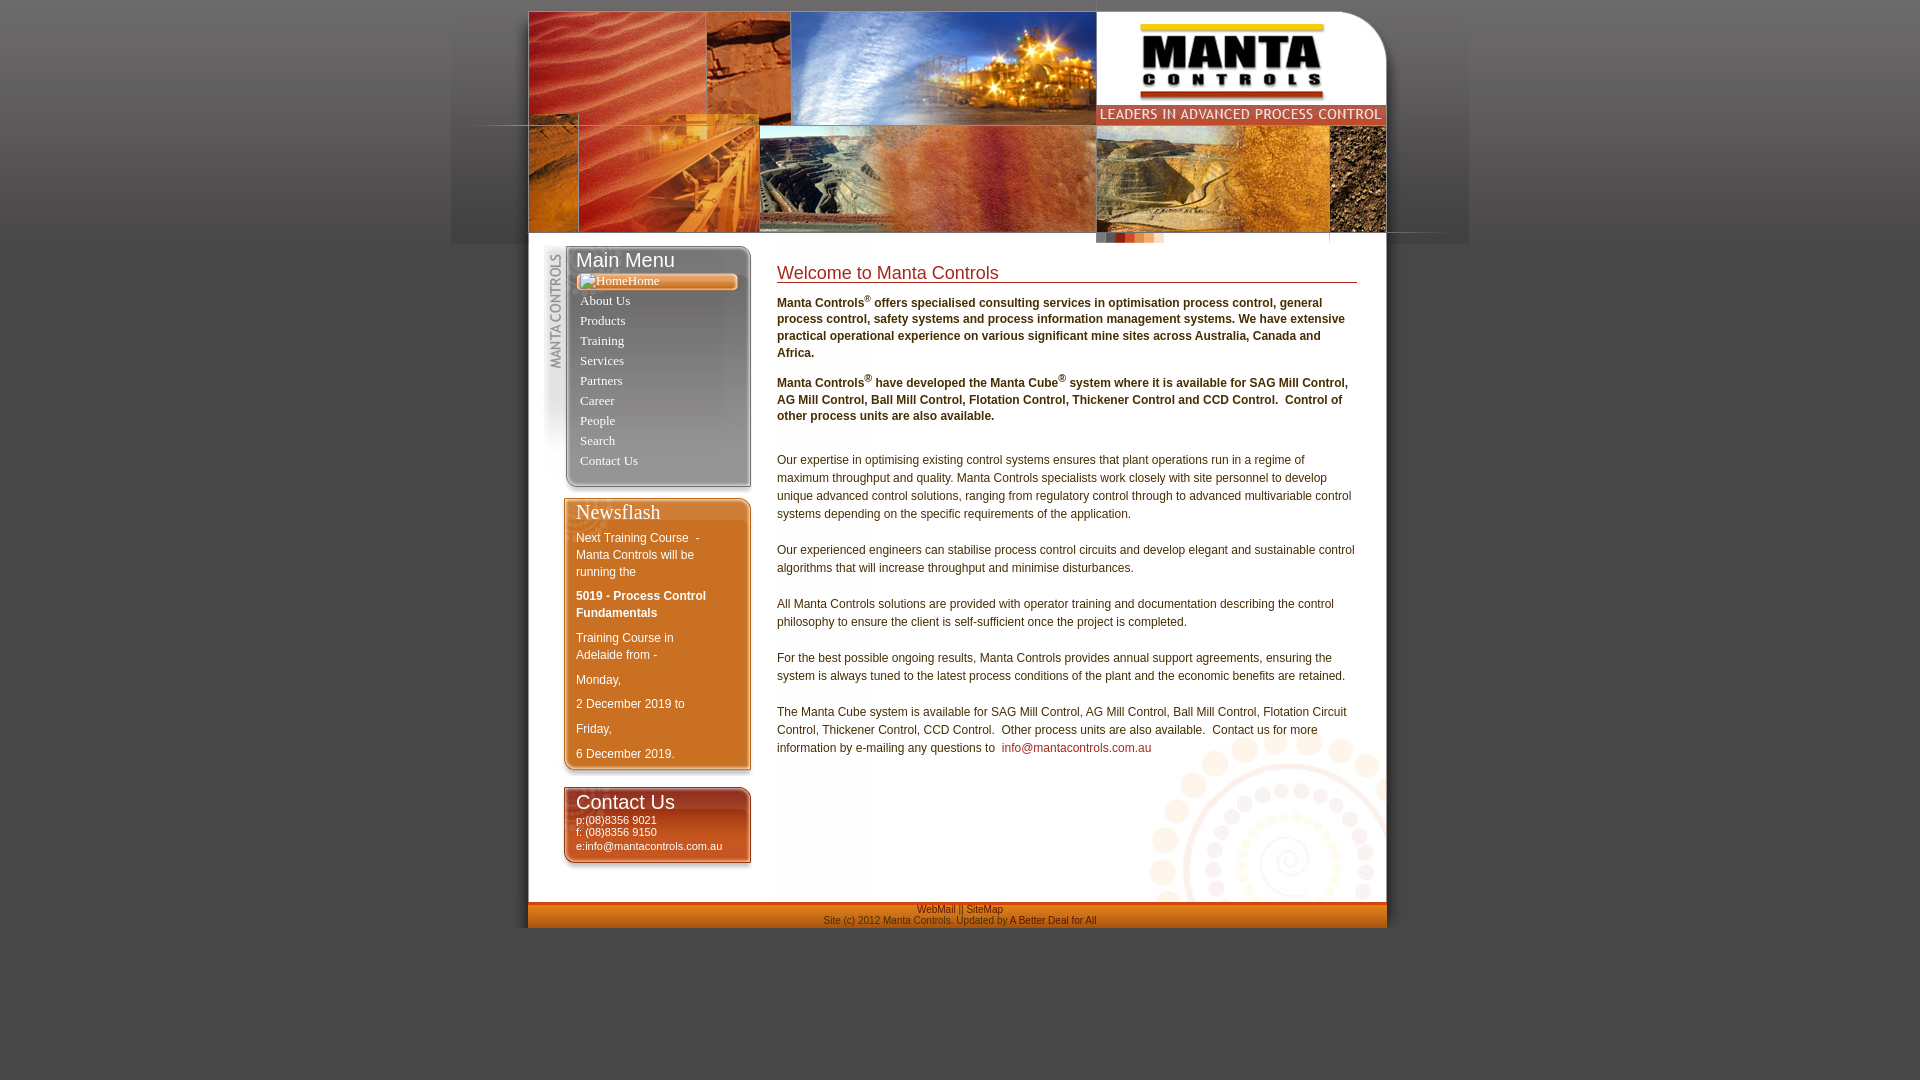  What do you see at coordinates (575, 381) in the screenshot?
I see `'Partners'` at bounding box center [575, 381].